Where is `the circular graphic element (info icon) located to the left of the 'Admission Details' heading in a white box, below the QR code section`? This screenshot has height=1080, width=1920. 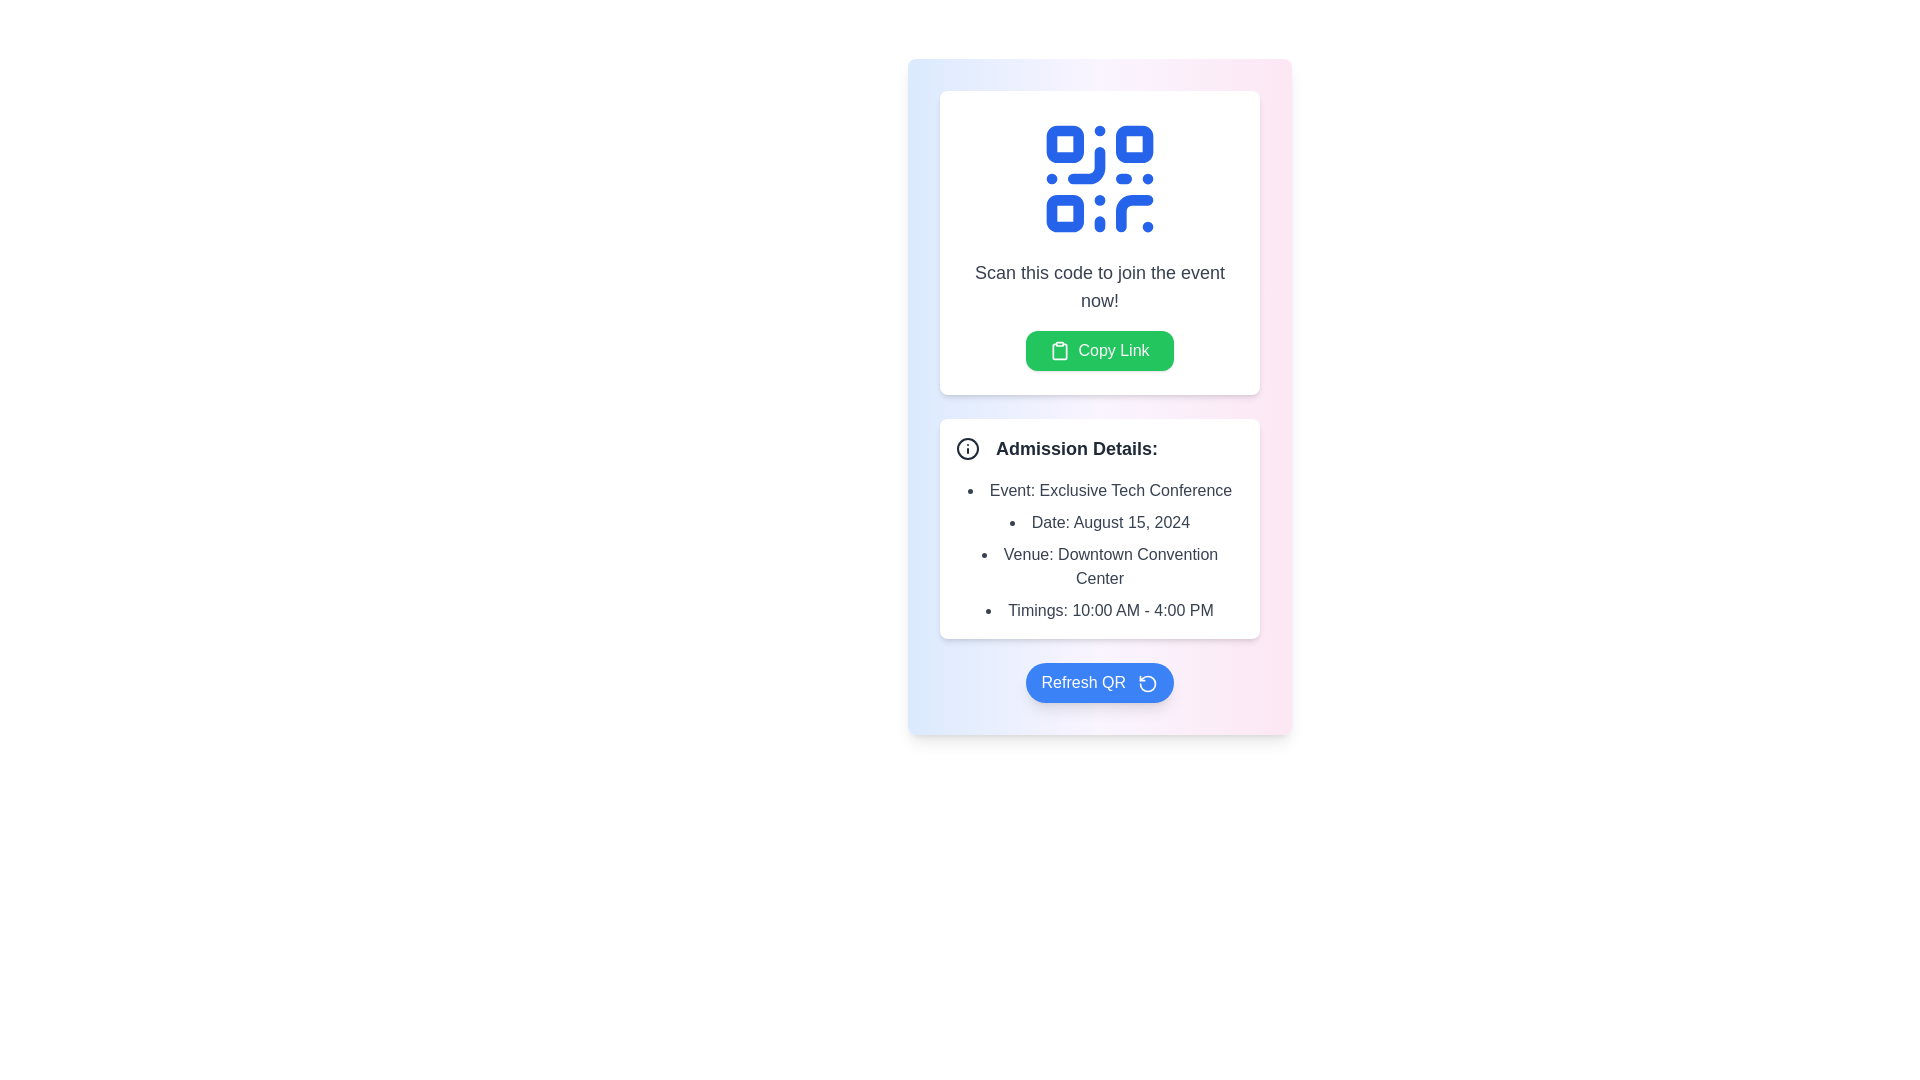
the circular graphic element (info icon) located to the left of the 'Admission Details' heading in a white box, below the QR code section is located at coordinates (968, 447).